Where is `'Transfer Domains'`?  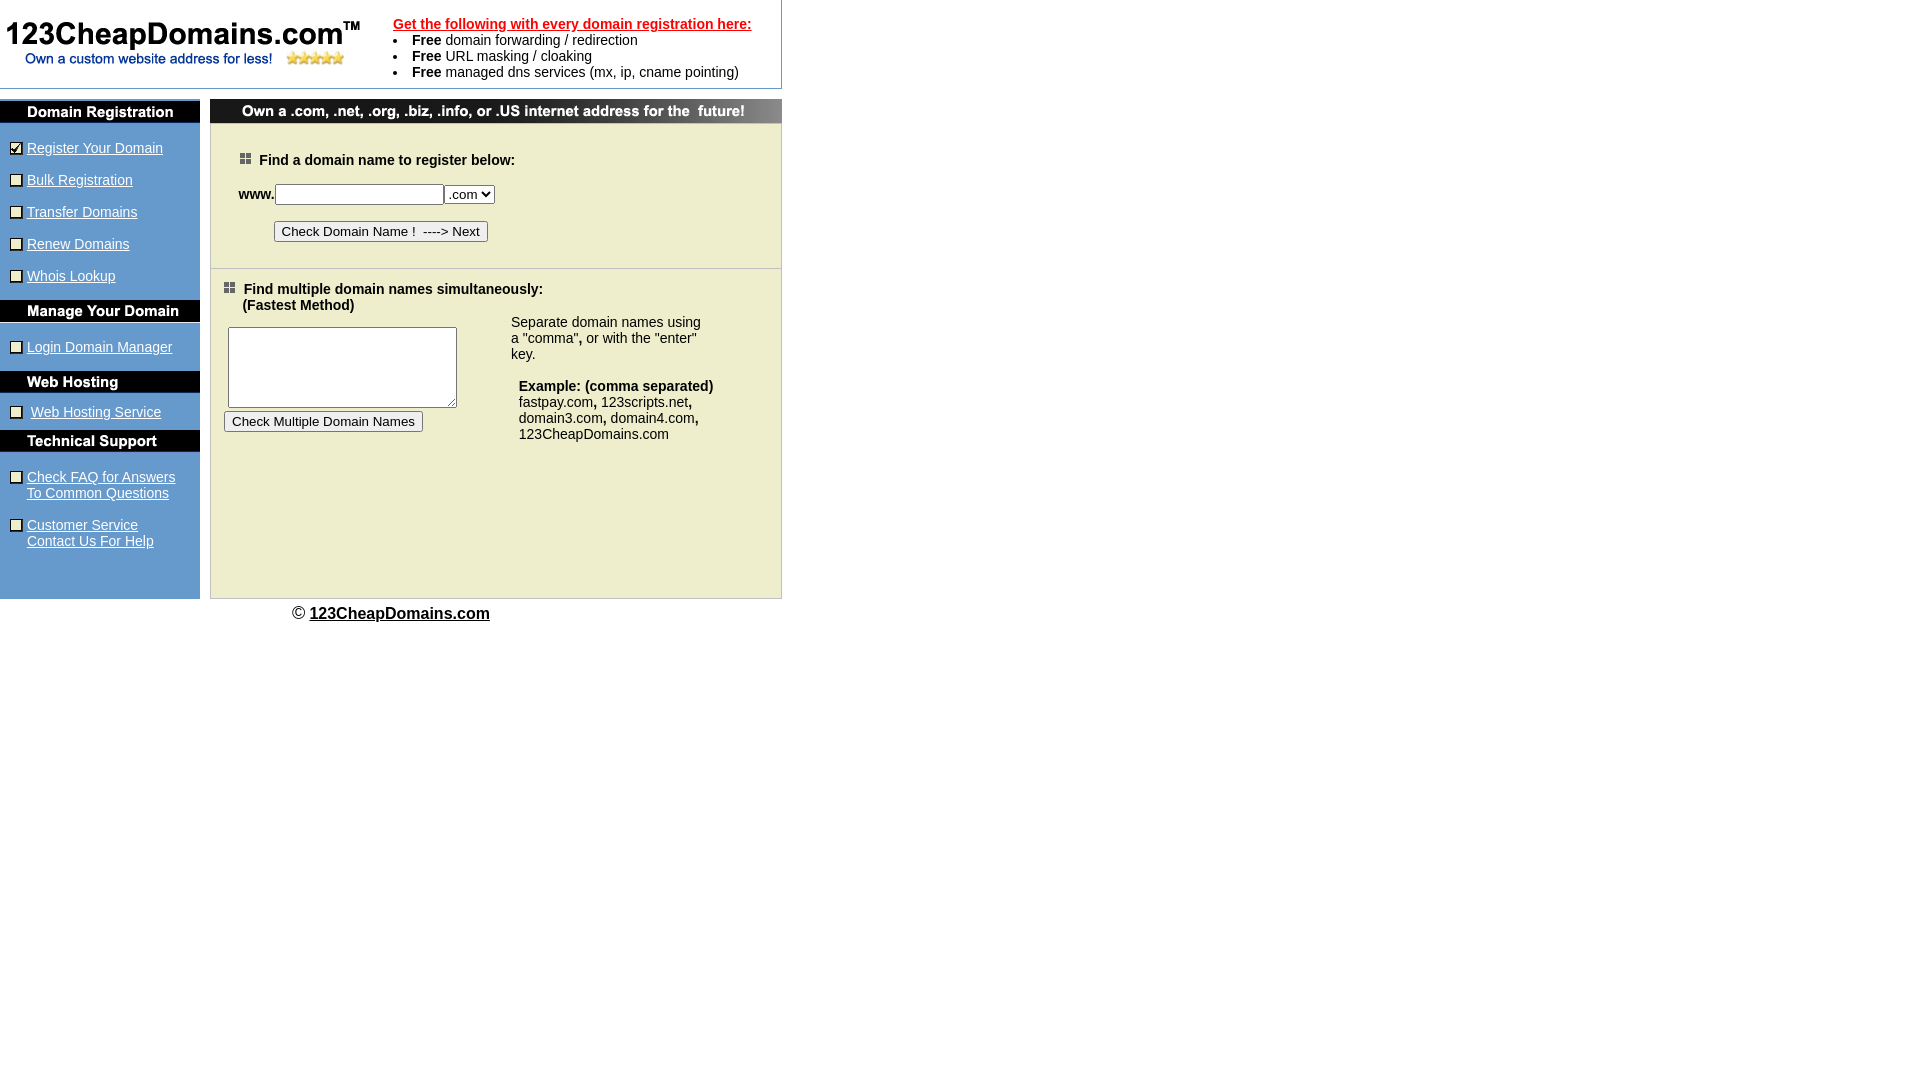 'Transfer Domains' is located at coordinates (81, 212).